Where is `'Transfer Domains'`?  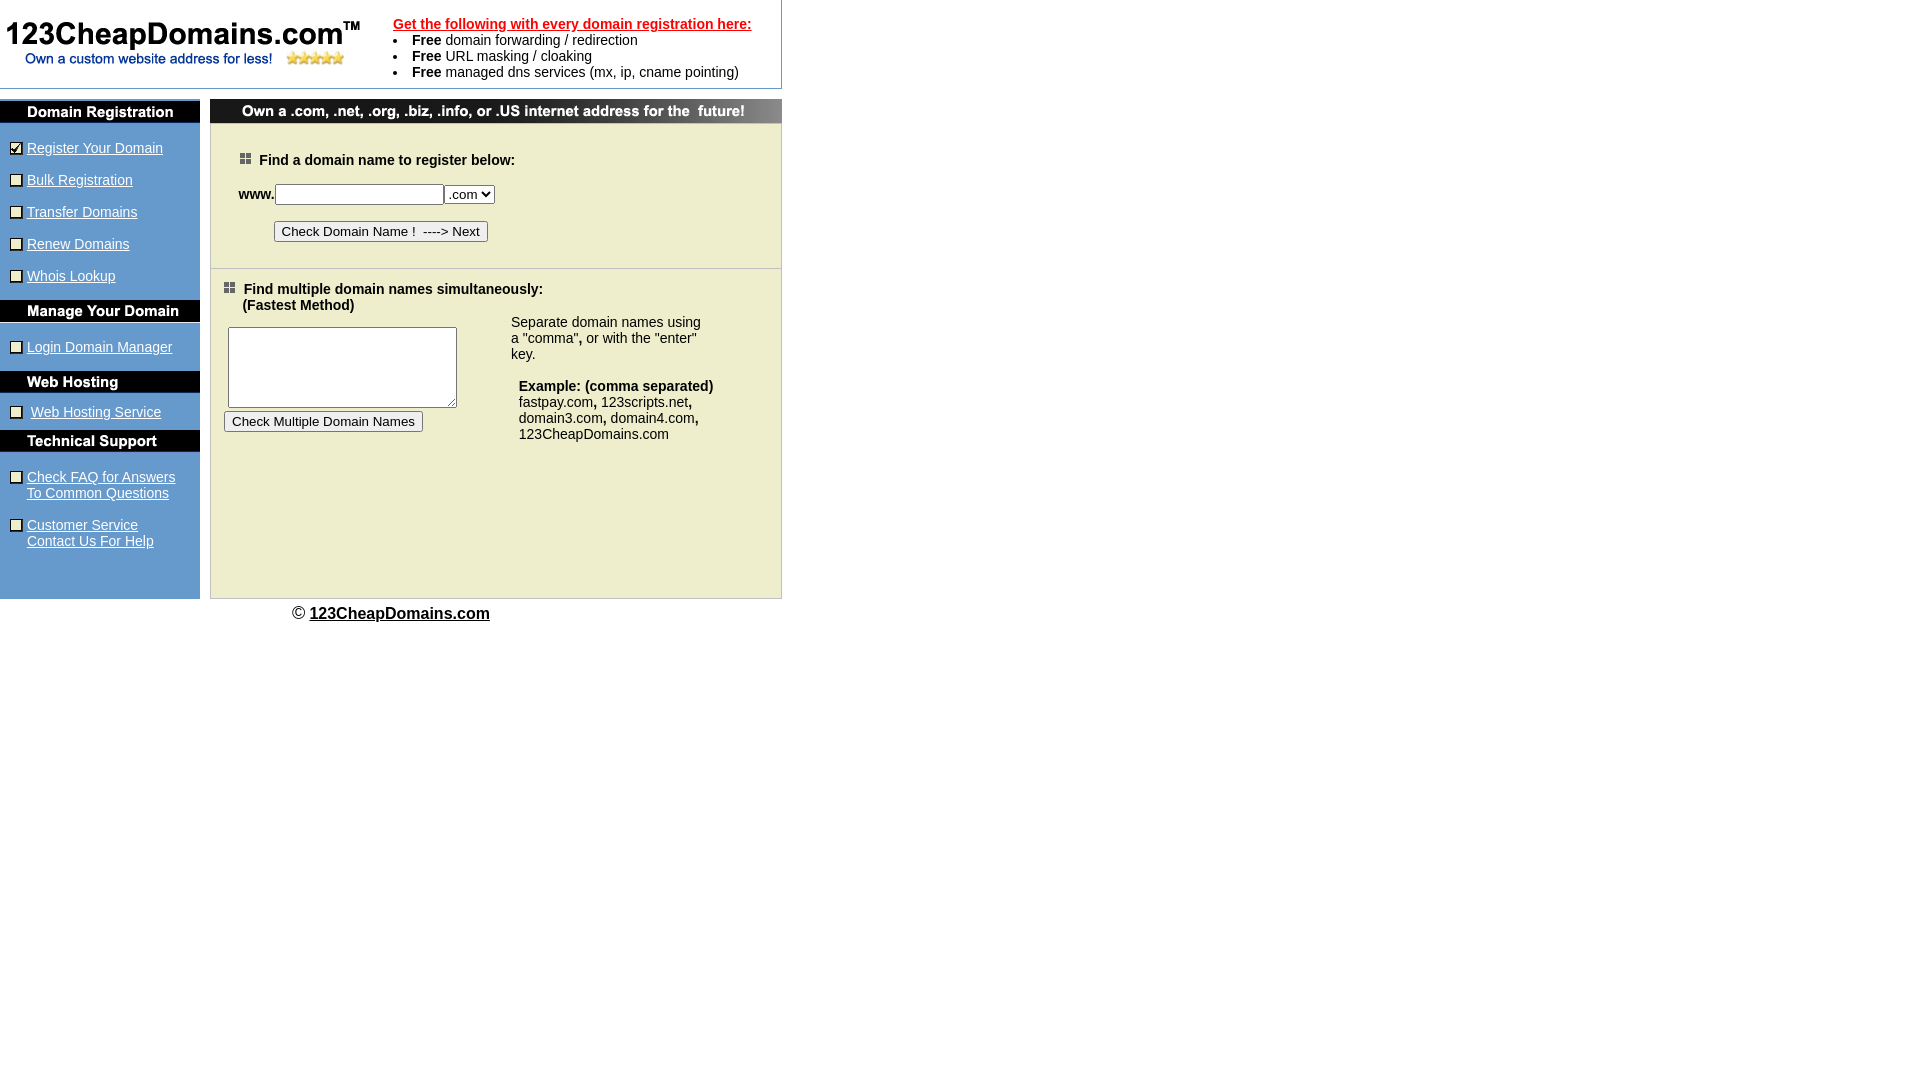 'Transfer Domains' is located at coordinates (81, 212).